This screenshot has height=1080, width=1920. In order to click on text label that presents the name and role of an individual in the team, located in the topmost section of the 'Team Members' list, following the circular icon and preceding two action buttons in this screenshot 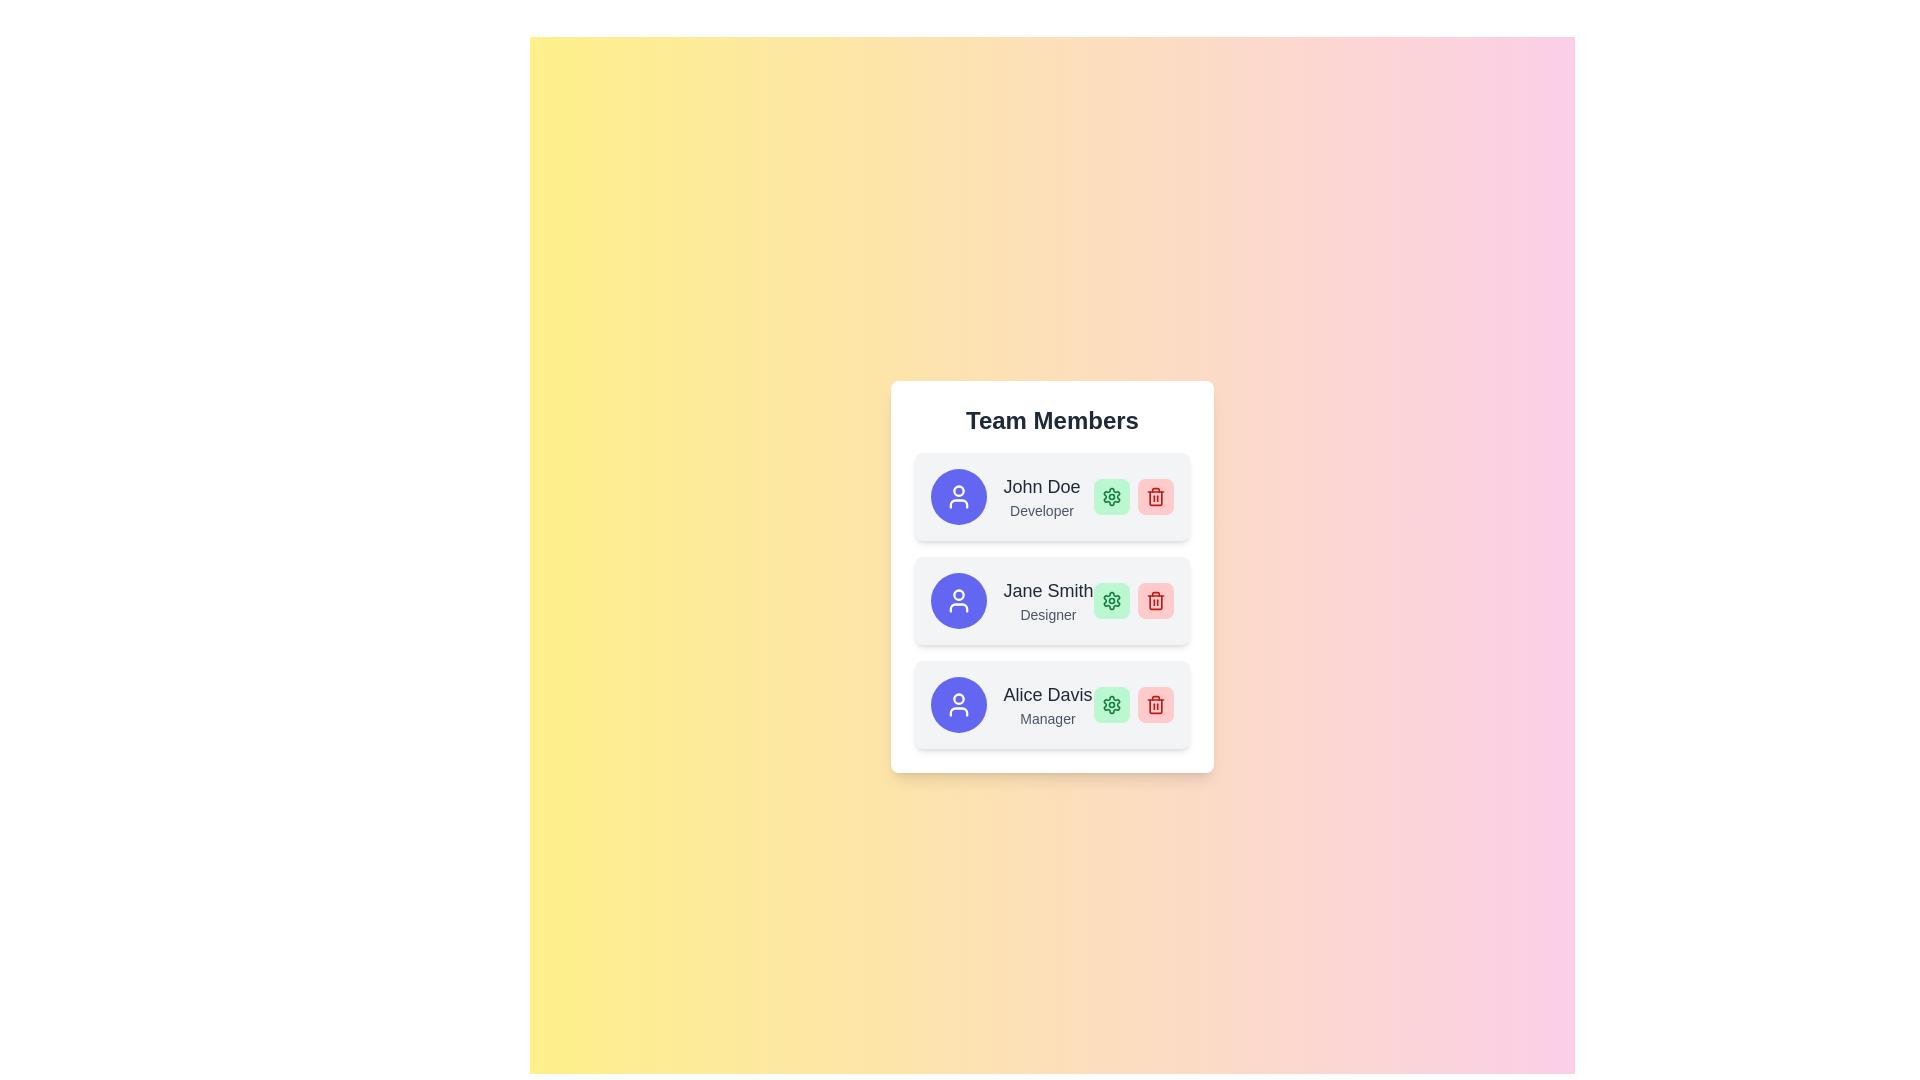, I will do `click(1040, 496)`.